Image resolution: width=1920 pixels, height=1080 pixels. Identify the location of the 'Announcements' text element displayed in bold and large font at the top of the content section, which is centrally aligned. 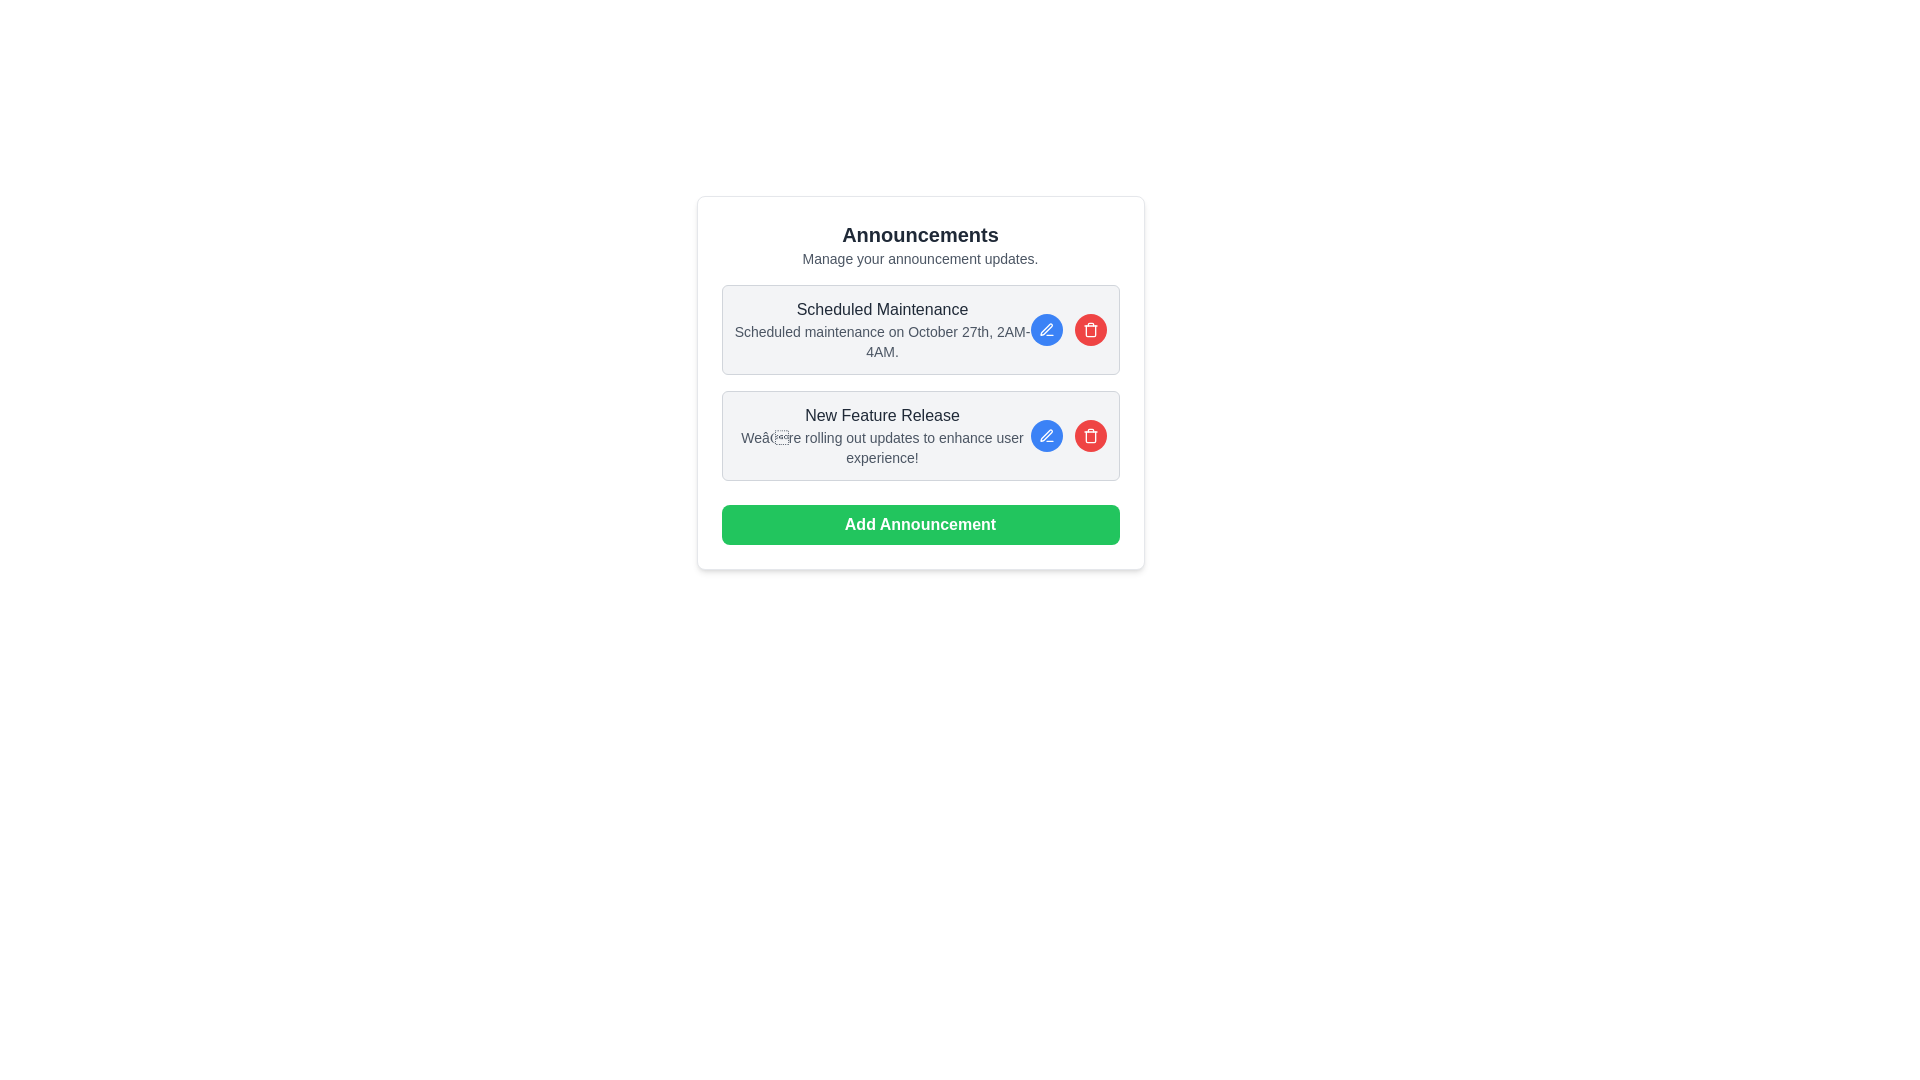
(919, 234).